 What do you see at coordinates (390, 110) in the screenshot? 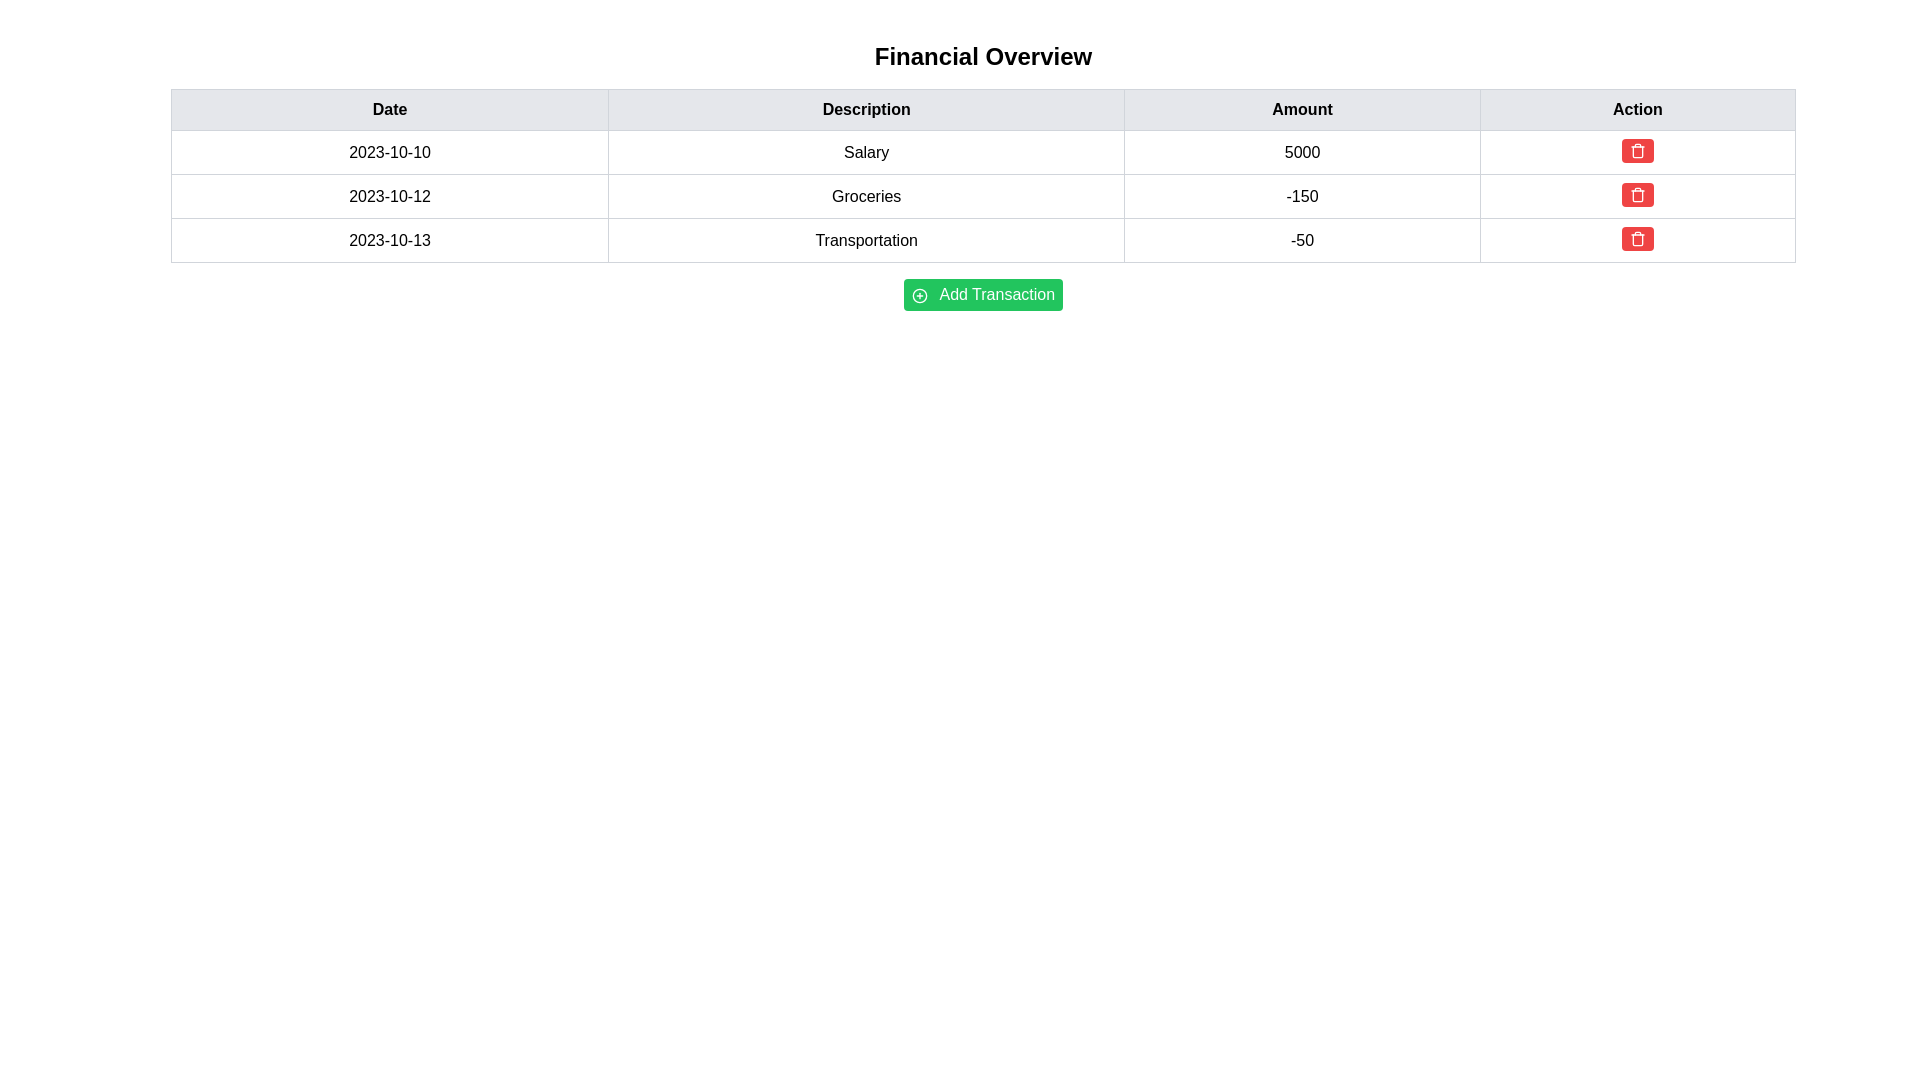
I see `the 'Date' header element, which displays the word 'Date' in bold within a light gray background, serving as the first column header in a table layout` at bounding box center [390, 110].